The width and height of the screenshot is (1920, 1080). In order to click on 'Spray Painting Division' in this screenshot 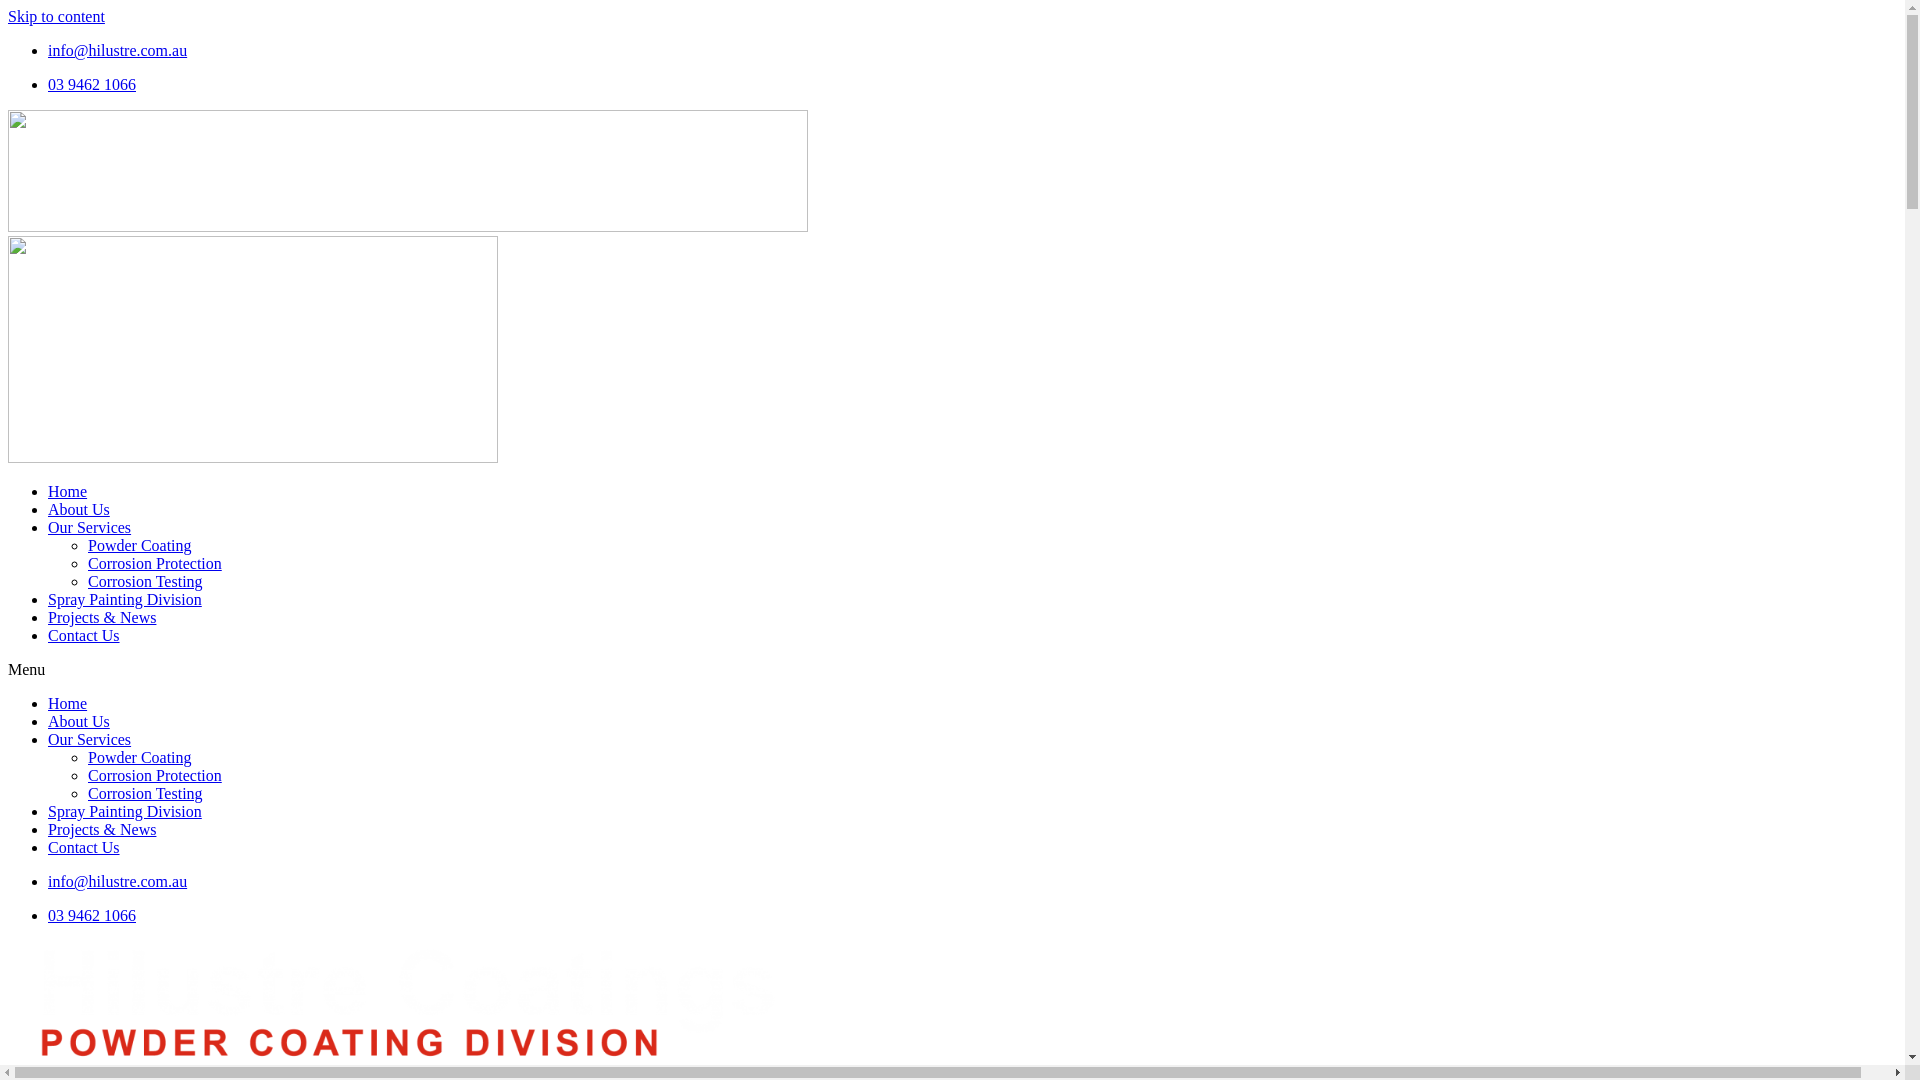, I will do `click(123, 811)`.